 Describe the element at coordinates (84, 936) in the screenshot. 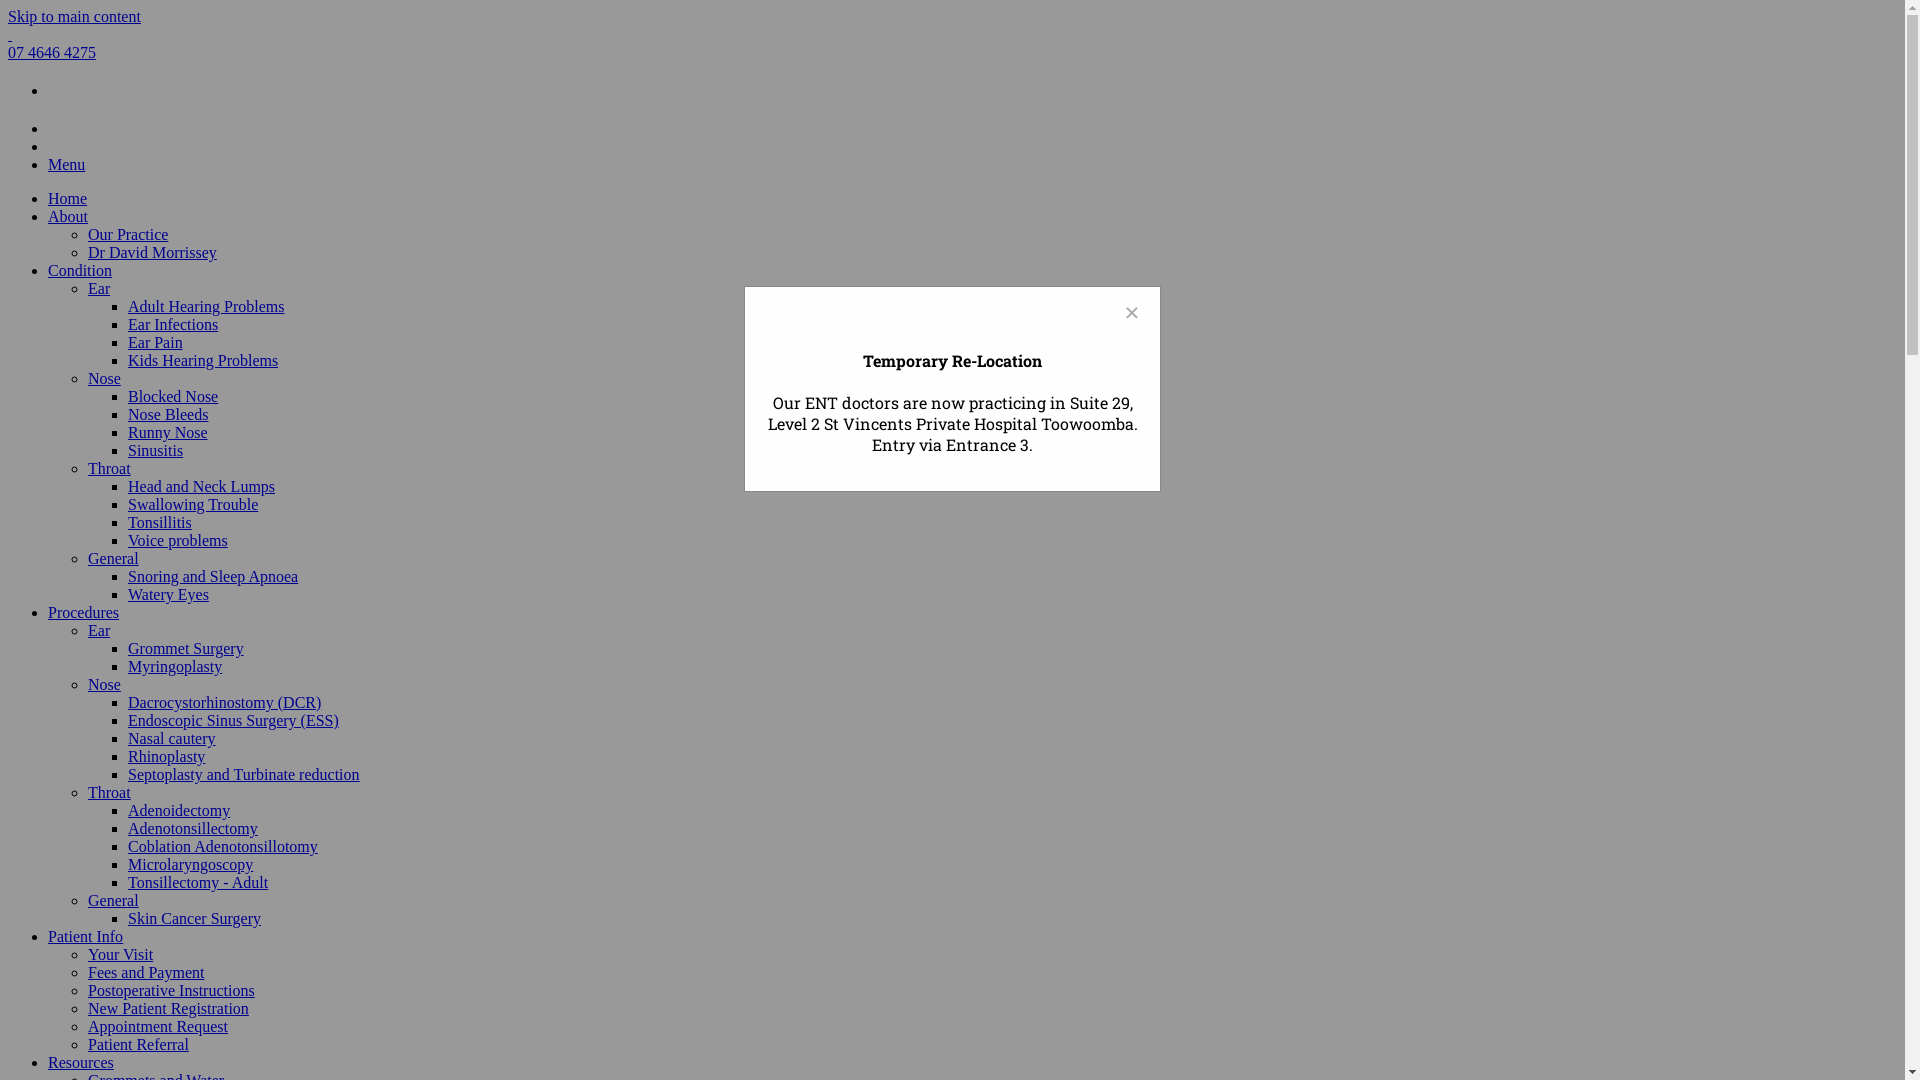

I see `'Patient Info'` at that location.